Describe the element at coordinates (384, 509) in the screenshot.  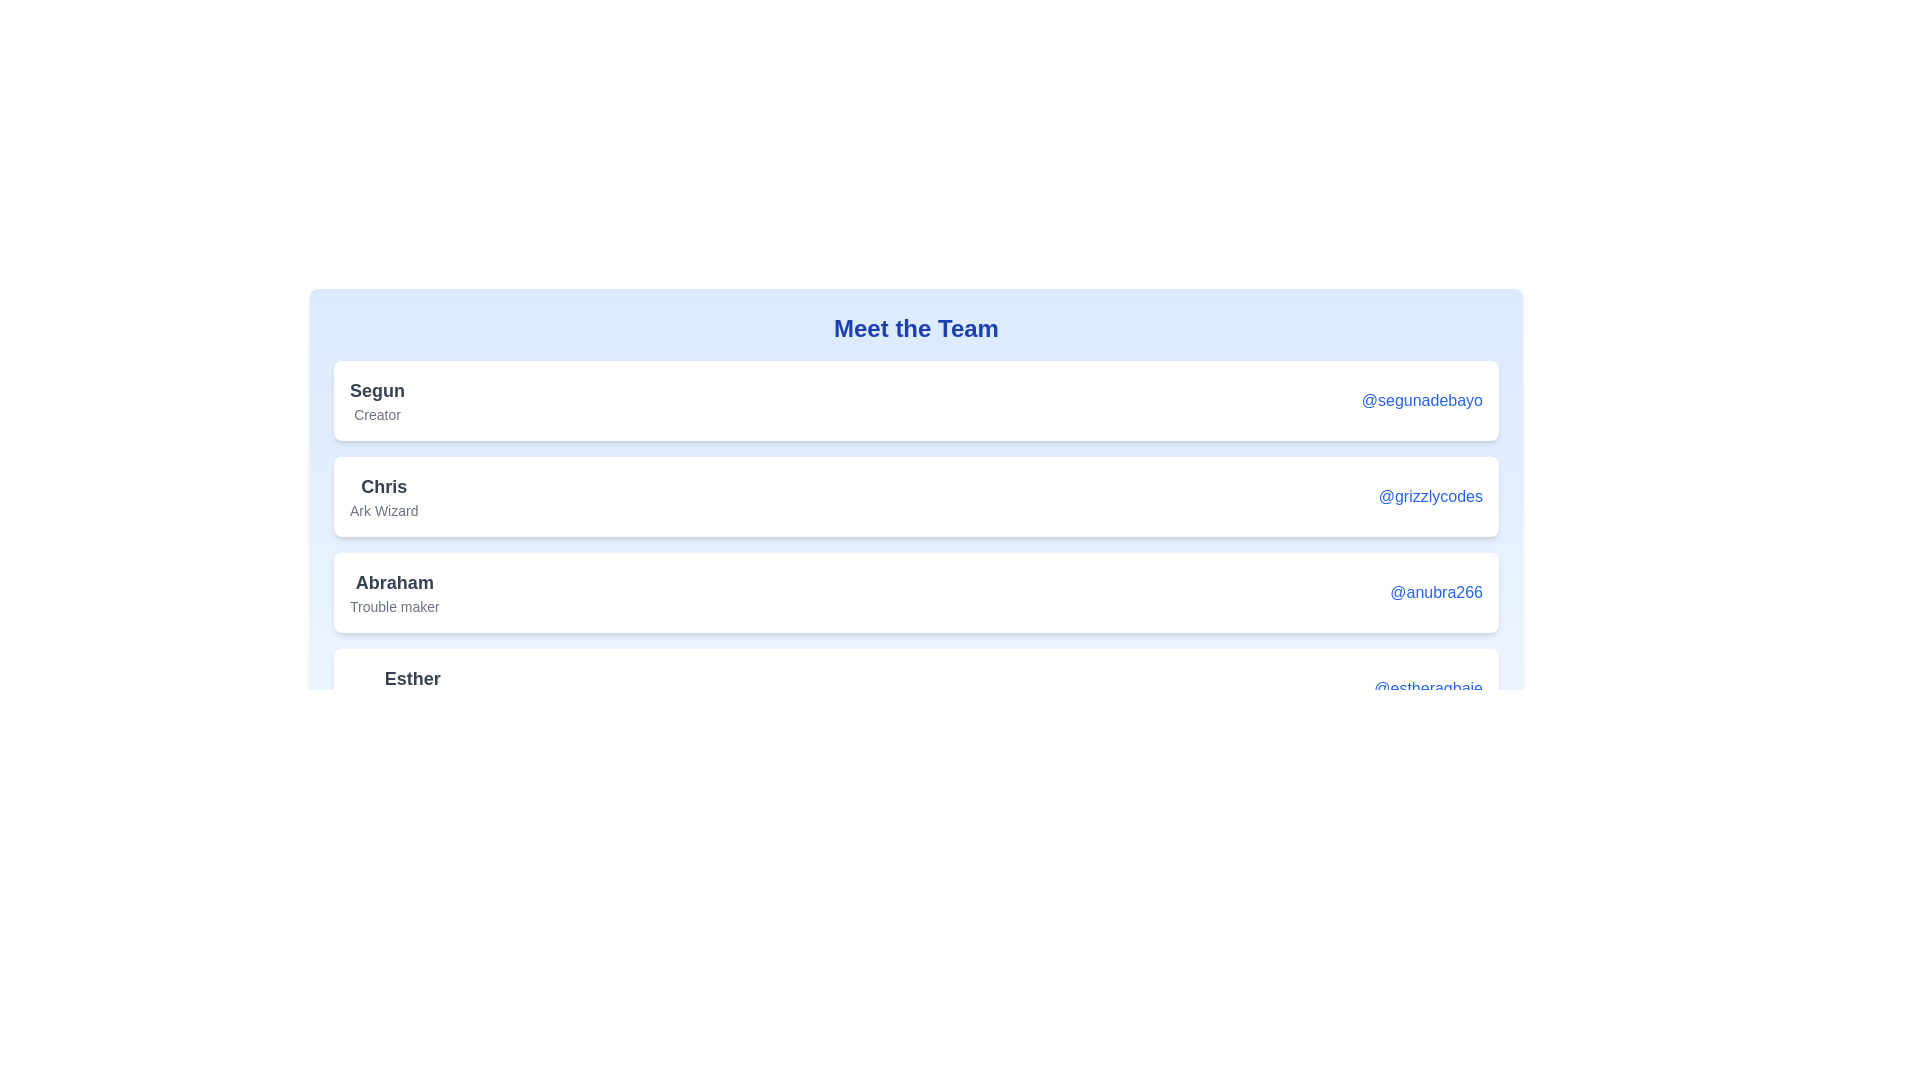
I see `the Text Label element displaying 'Ark Wizard', which is located beneath the 'Chris' text within the second card of team members` at that location.